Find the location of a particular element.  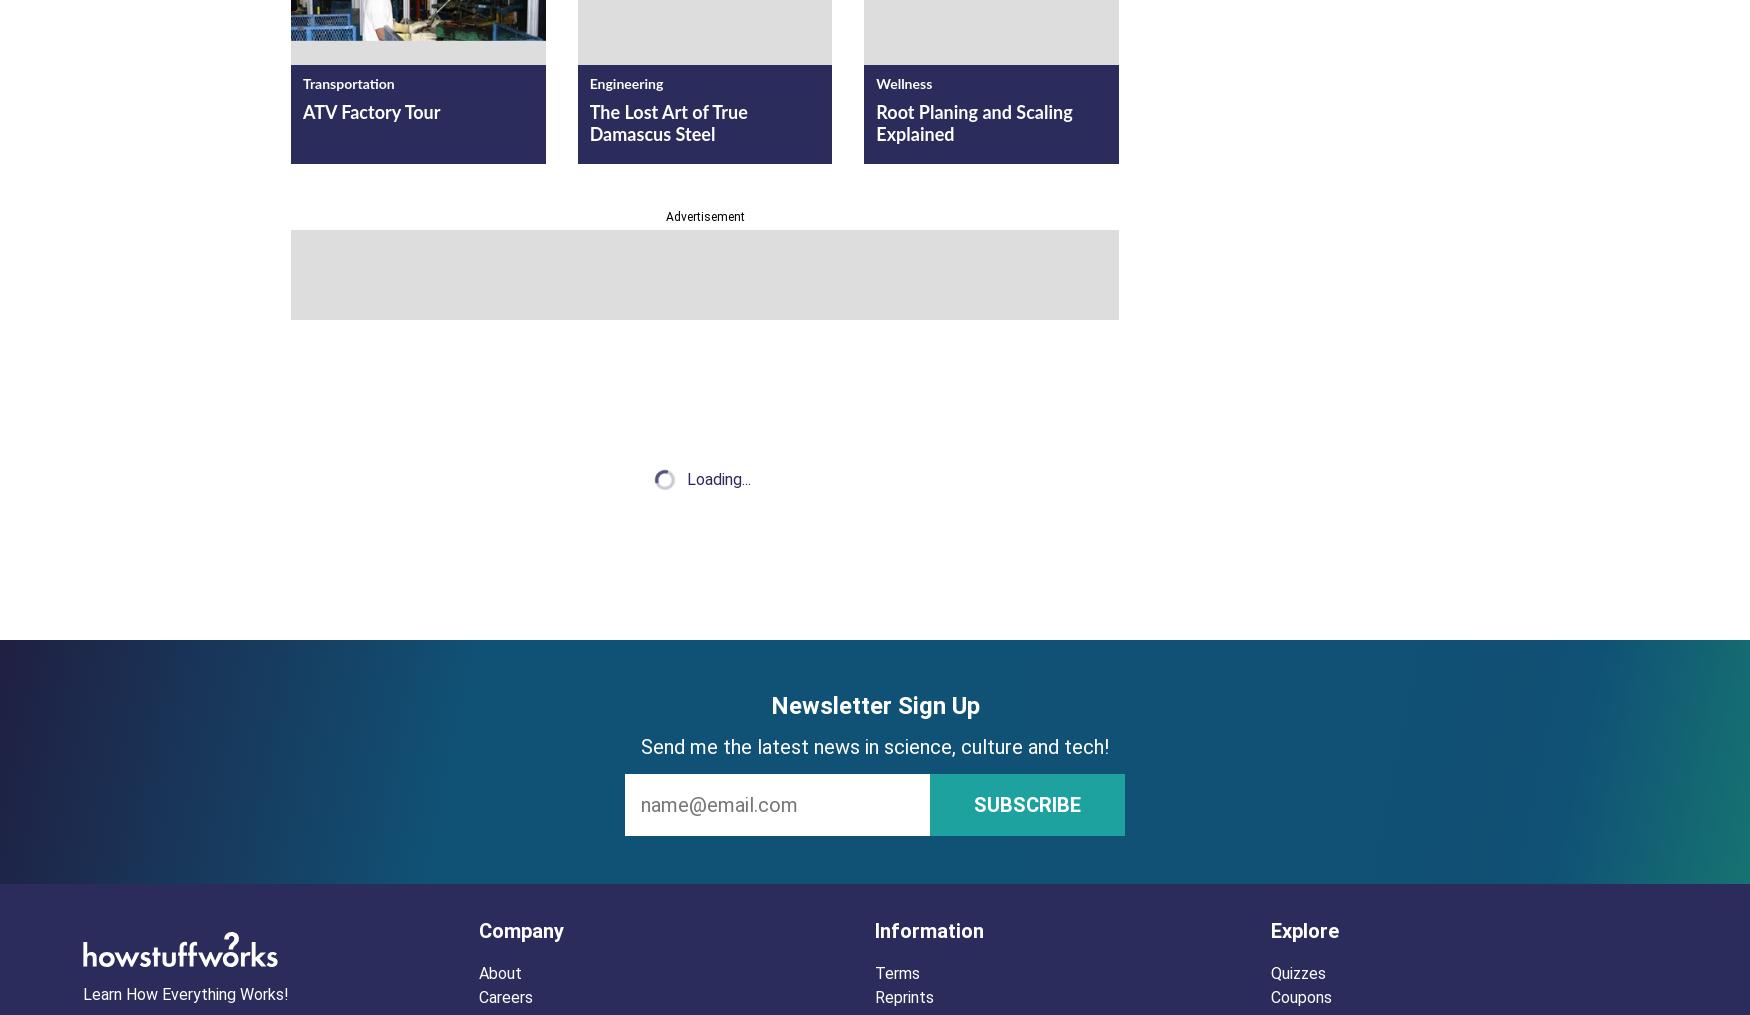

'Quizzes' is located at coordinates (1297, 972).